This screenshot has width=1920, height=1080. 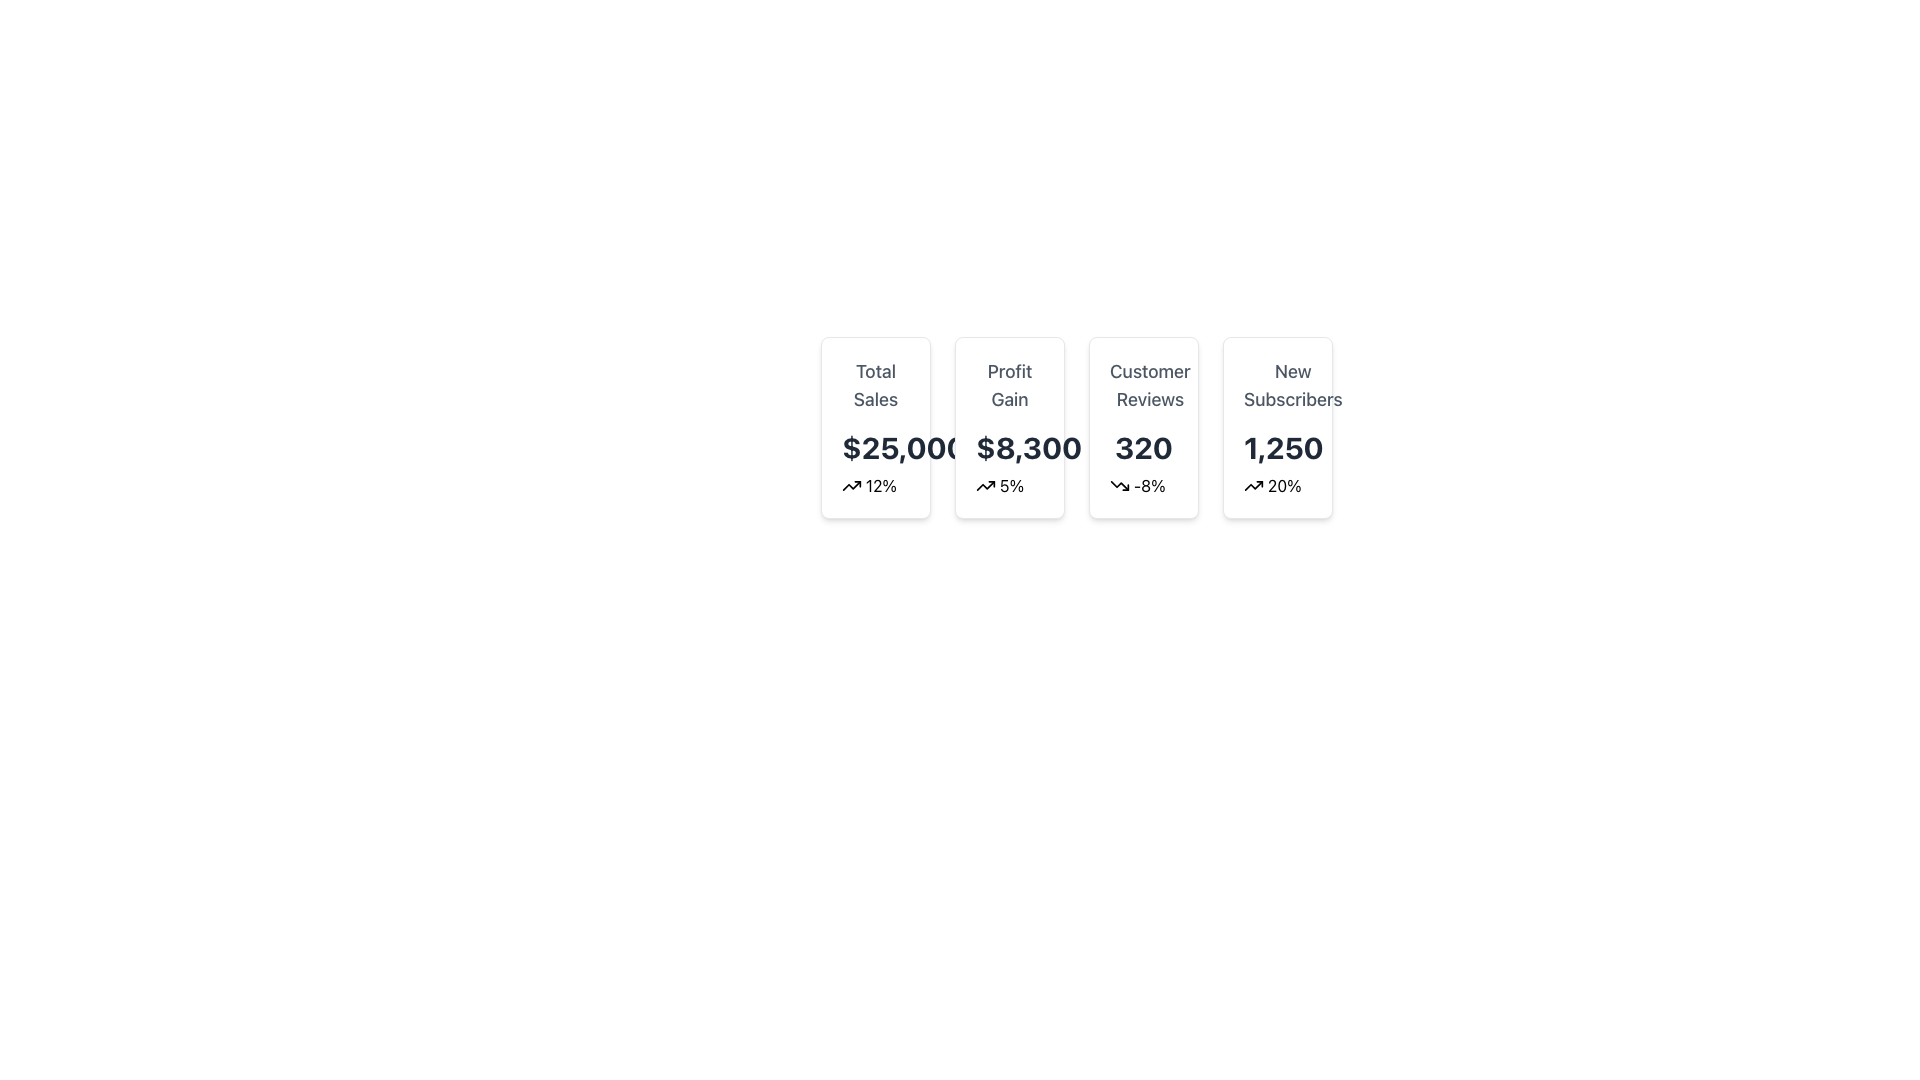 What do you see at coordinates (985, 486) in the screenshot?
I see `the positive trend icon located to the left of the '5%' text within the 'Profit Gain' card` at bounding box center [985, 486].